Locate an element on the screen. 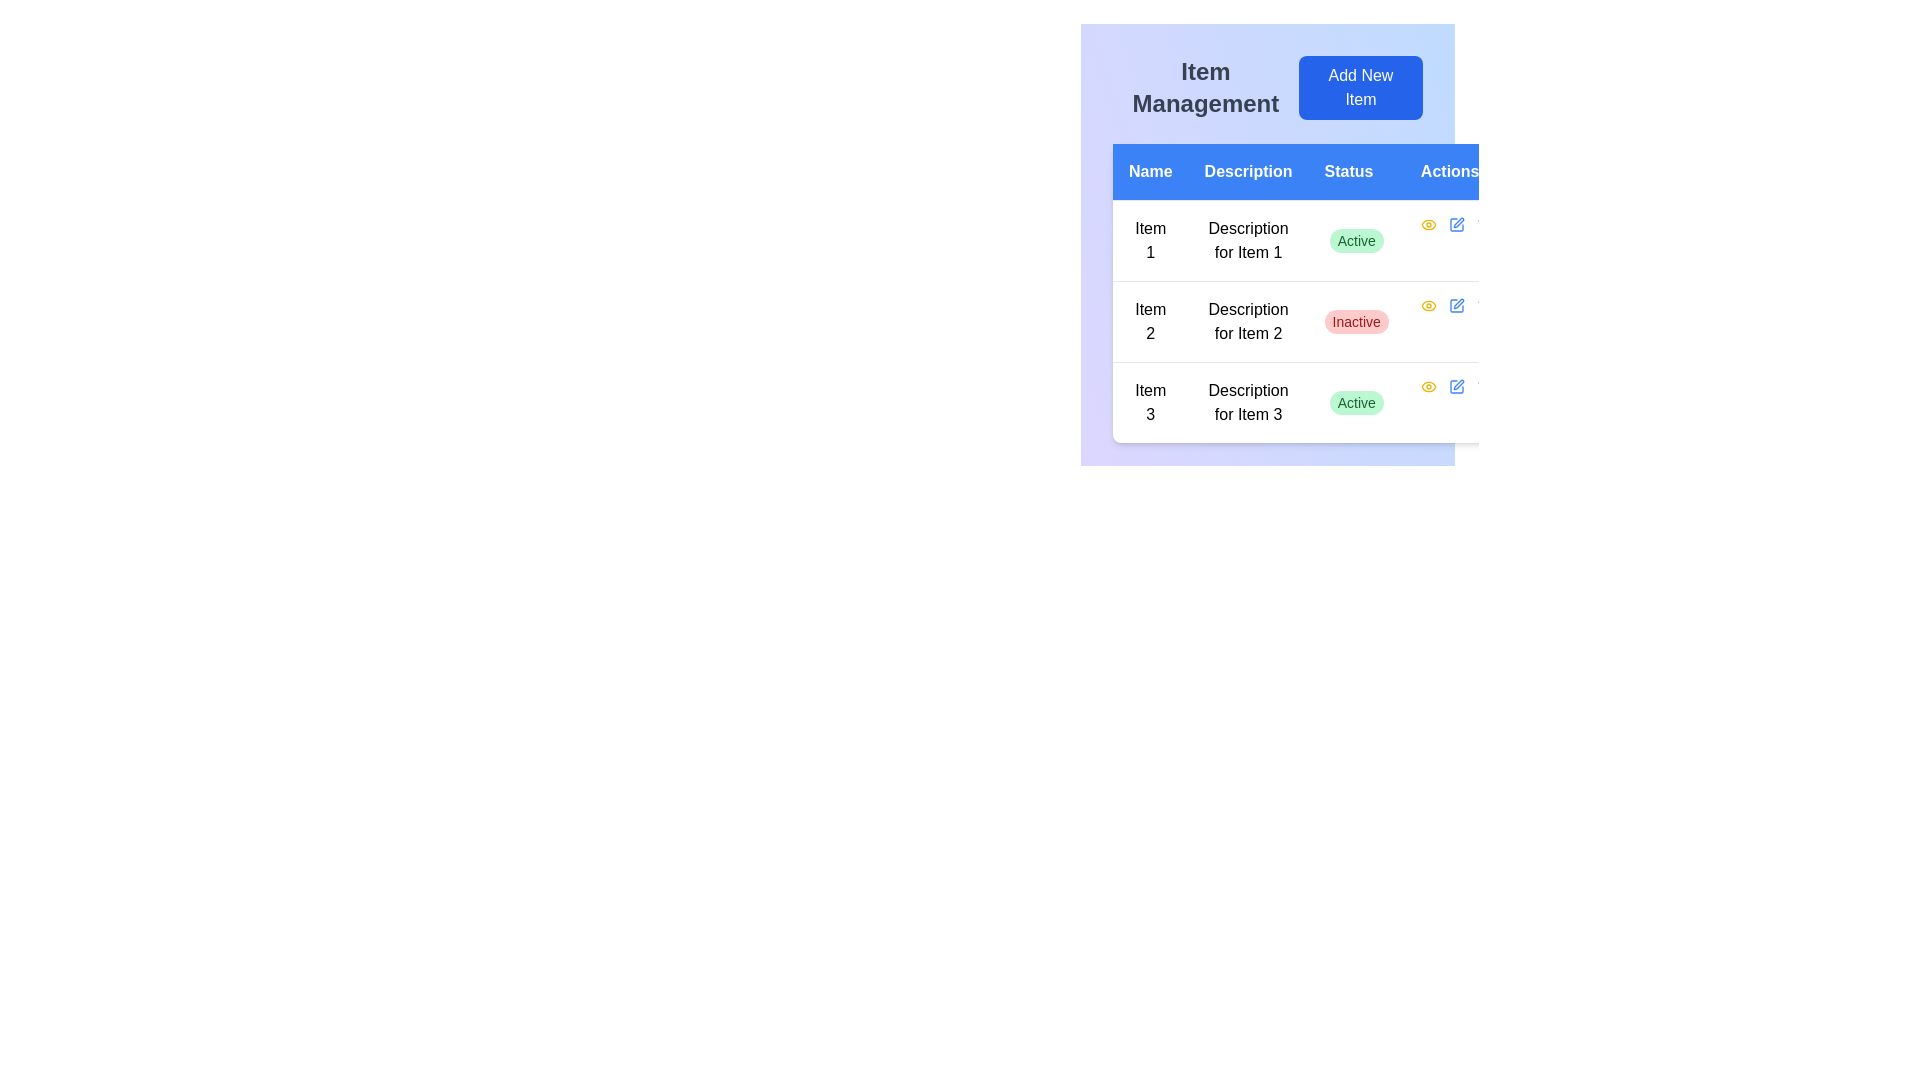 The image size is (1920, 1080). the pill-shaped label with the text 'Inactive' which has a red background, located in the 'Status' column of the table under 'Item Management' is located at coordinates (1356, 320).